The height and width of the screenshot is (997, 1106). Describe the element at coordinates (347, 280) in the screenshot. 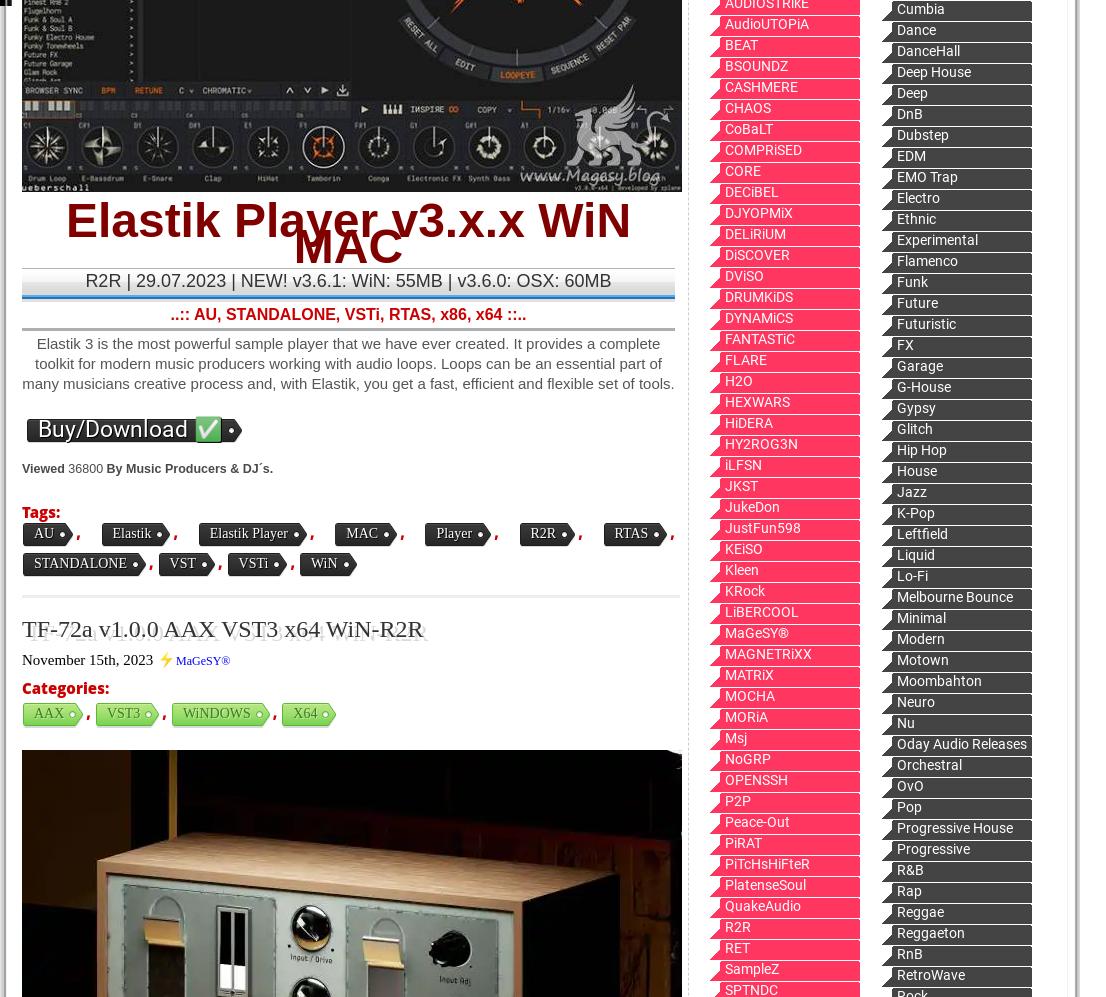

I see `'R2R | 29.07.2023 | NEW! v3.6.1: WiN: 55MB | v3.6.0: OSX: 60MB'` at that location.